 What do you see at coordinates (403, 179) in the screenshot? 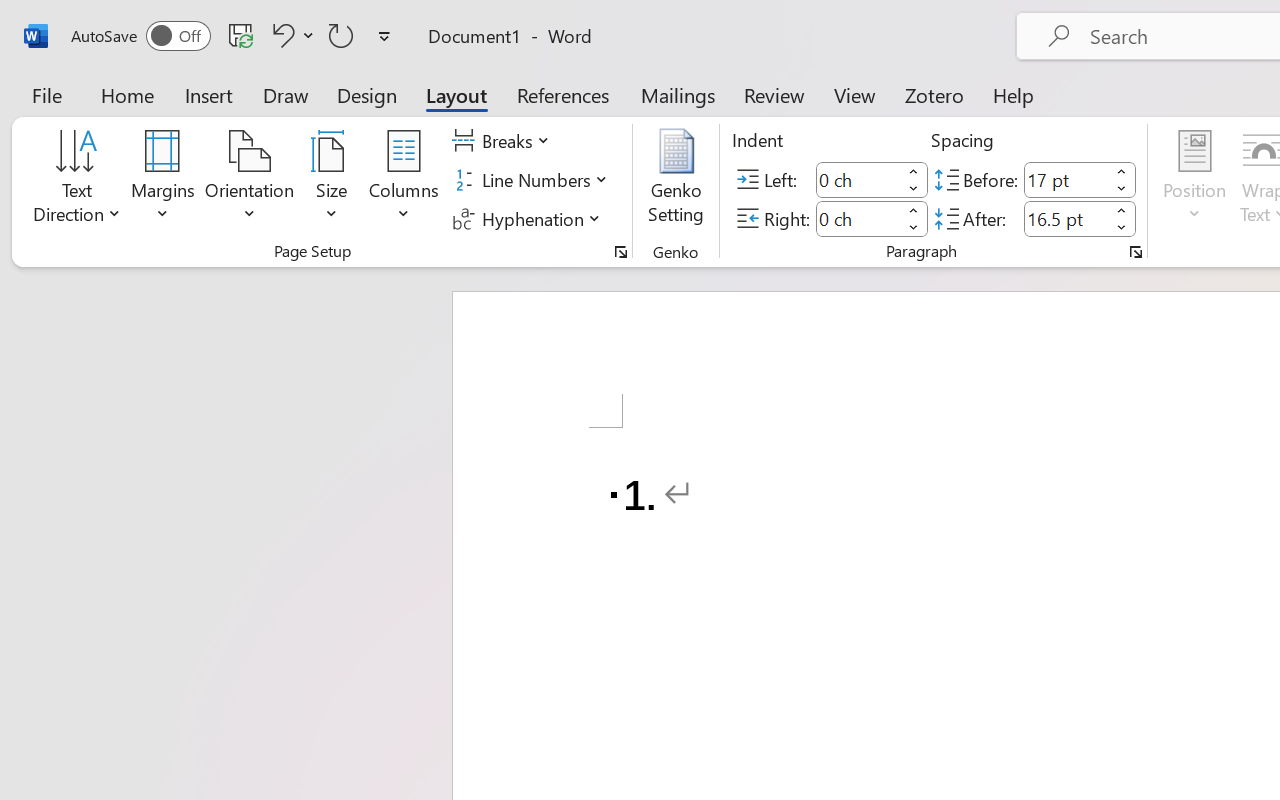
I see `'Columns'` at bounding box center [403, 179].